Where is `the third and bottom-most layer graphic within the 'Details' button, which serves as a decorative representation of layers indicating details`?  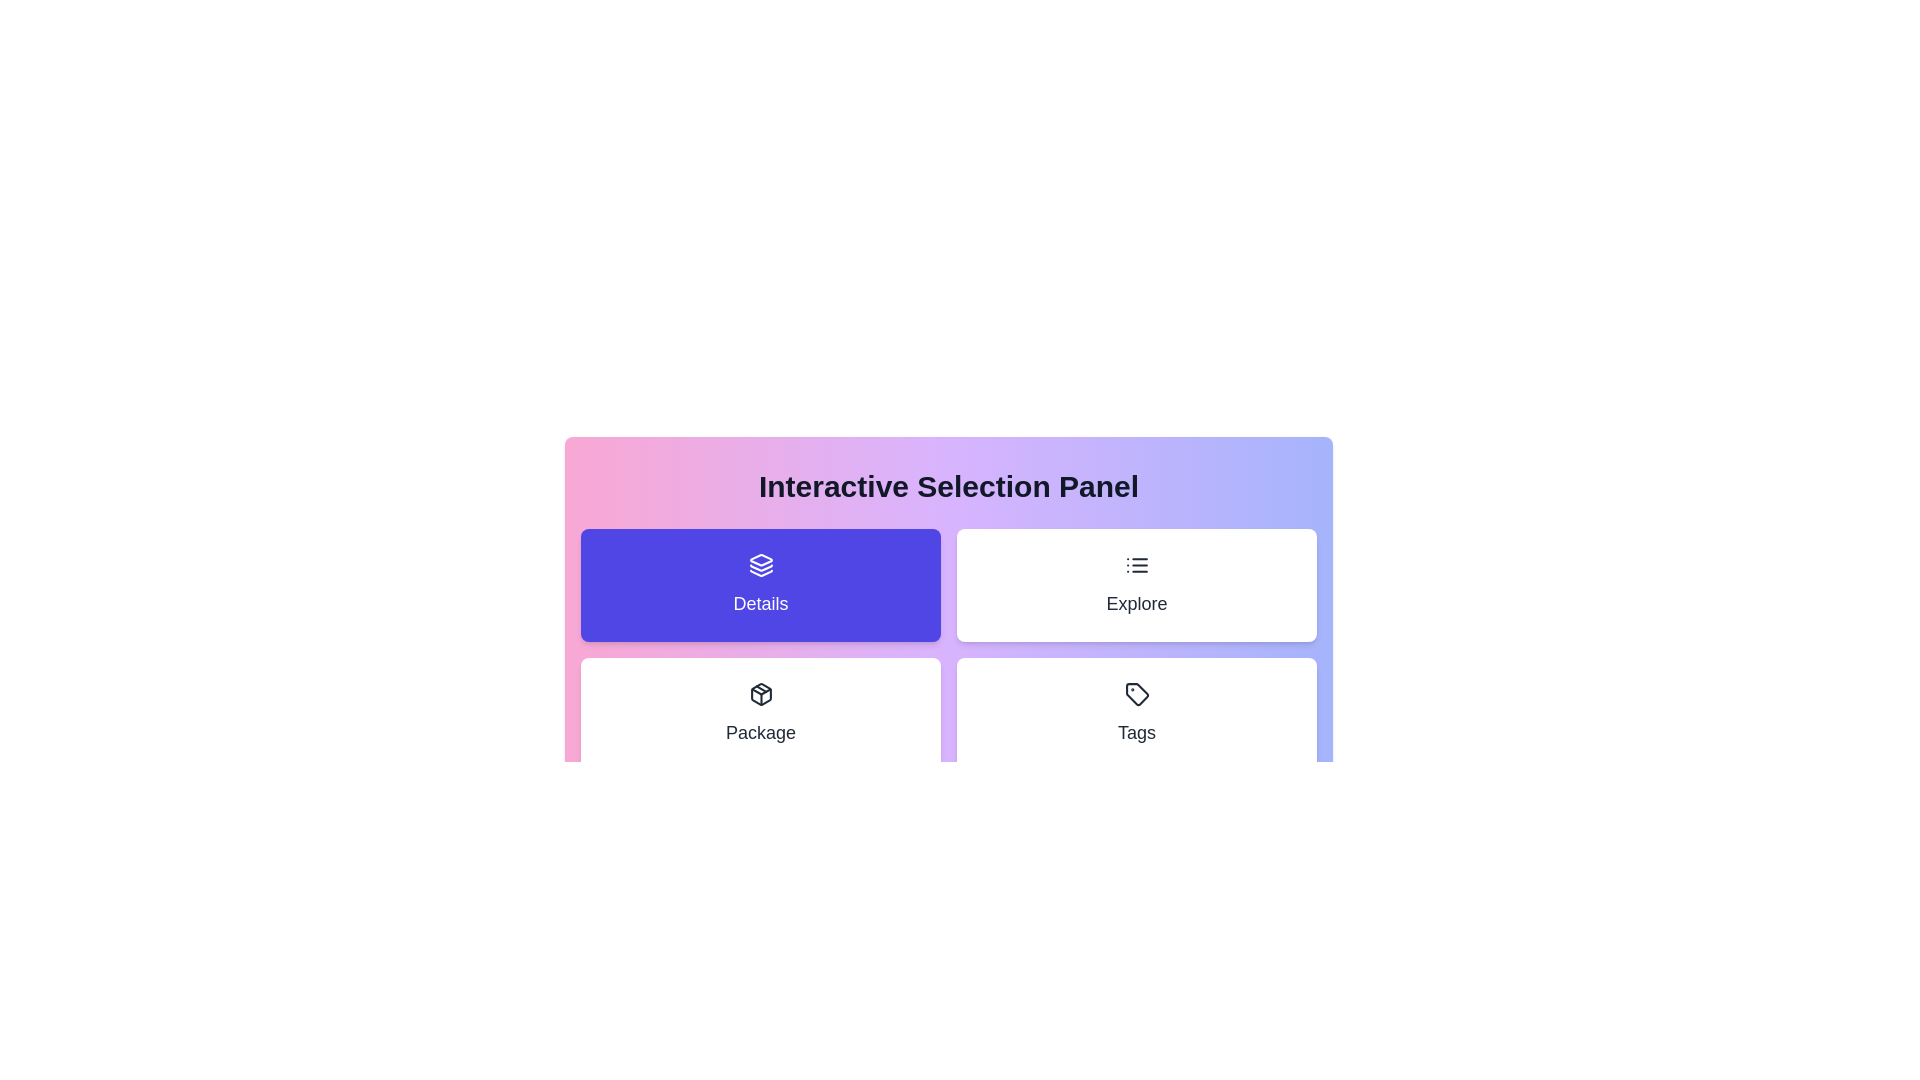 the third and bottom-most layer graphic within the 'Details' button, which serves as a decorative representation of layers indicating details is located at coordinates (760, 573).